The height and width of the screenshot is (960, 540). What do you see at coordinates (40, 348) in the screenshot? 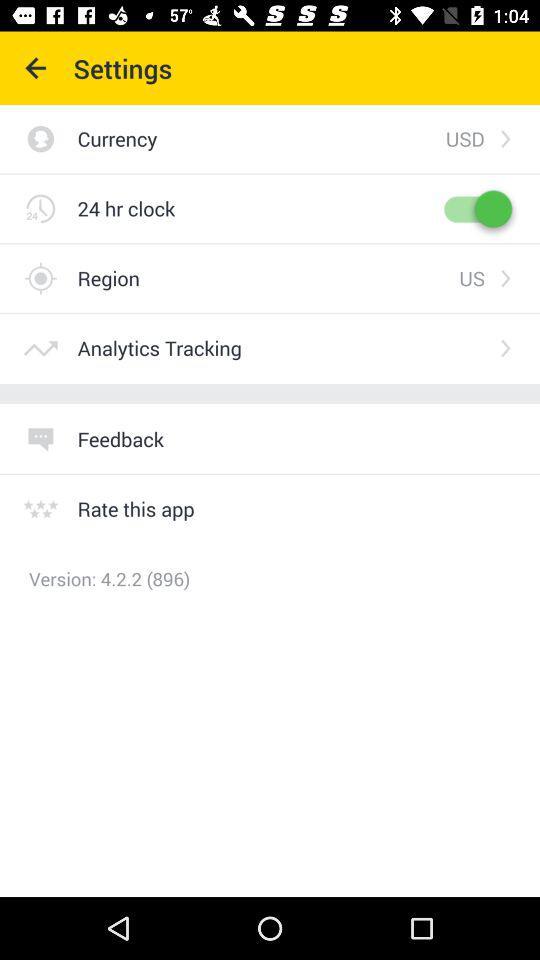
I see `the icon which is left side of the analytics tracking` at bounding box center [40, 348].